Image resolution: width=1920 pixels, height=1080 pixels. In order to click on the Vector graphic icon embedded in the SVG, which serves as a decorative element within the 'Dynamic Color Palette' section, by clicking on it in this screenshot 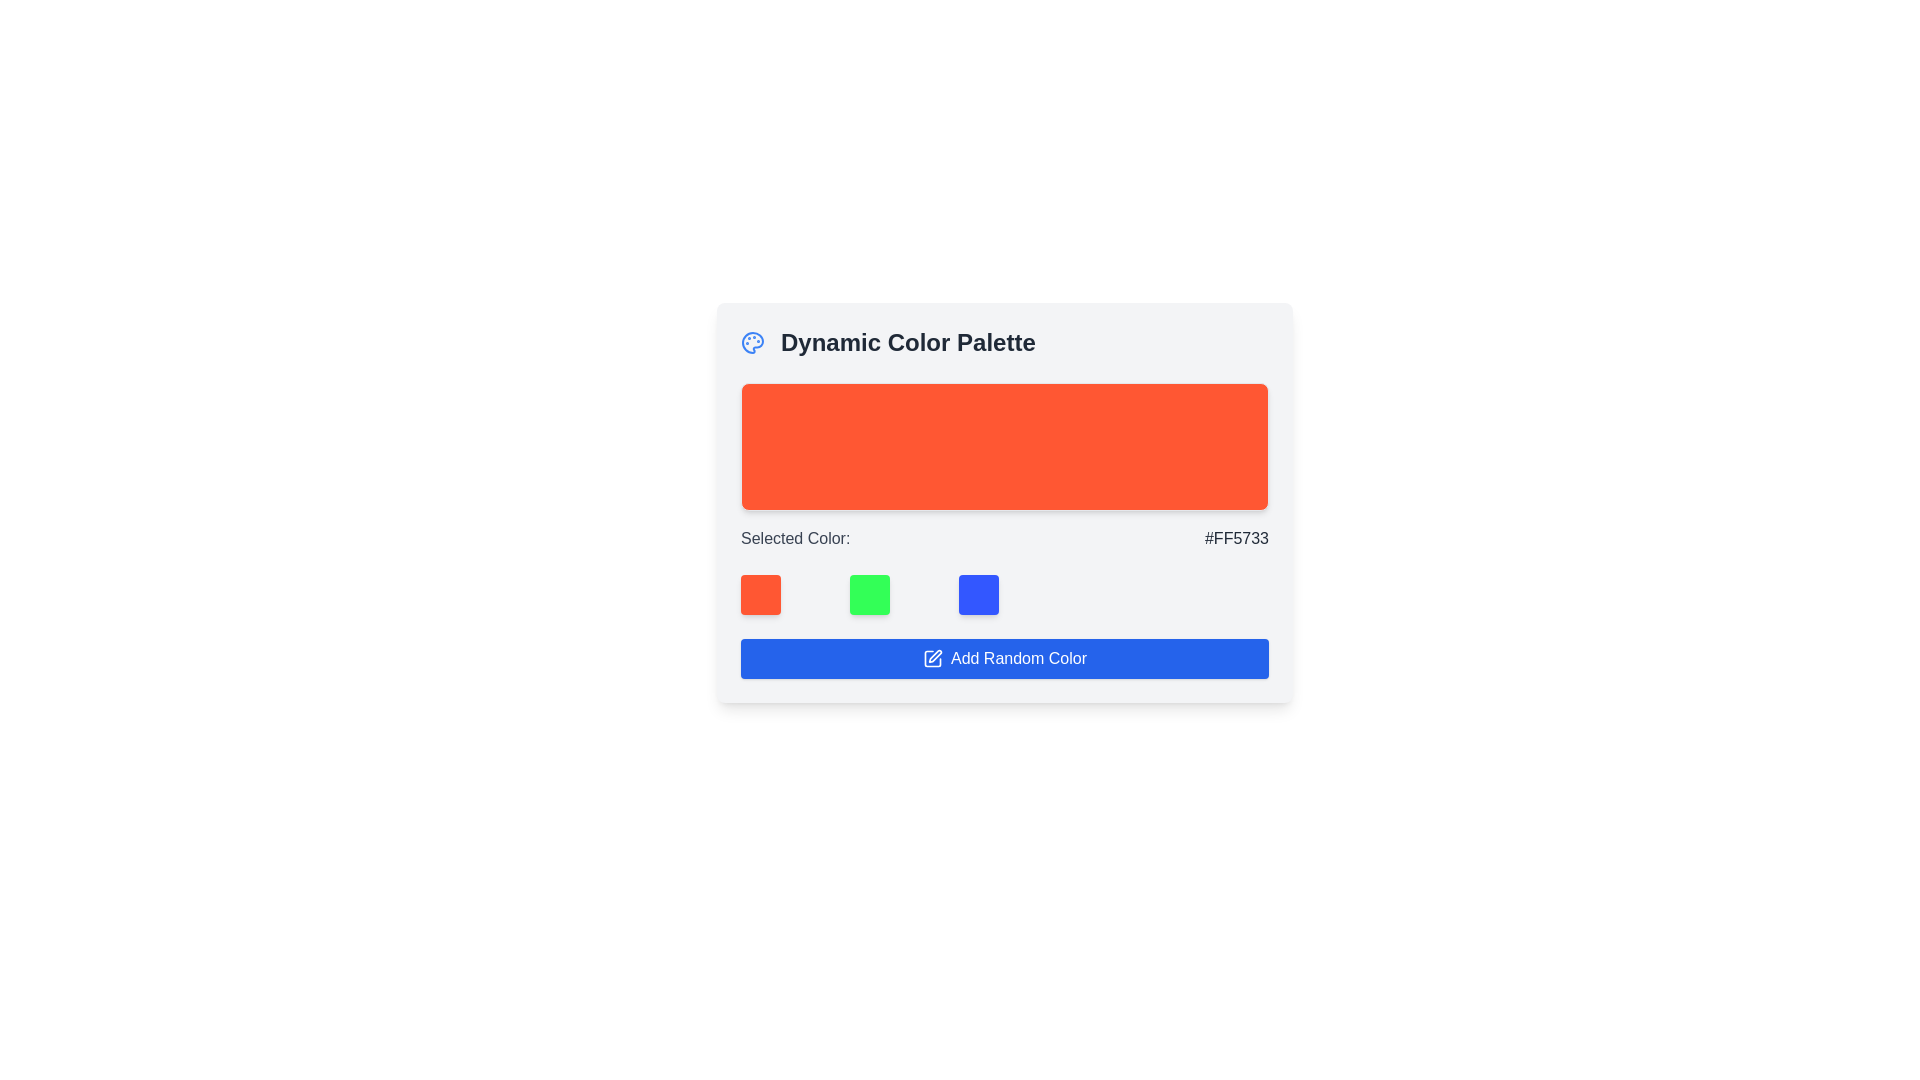, I will do `click(934, 656)`.